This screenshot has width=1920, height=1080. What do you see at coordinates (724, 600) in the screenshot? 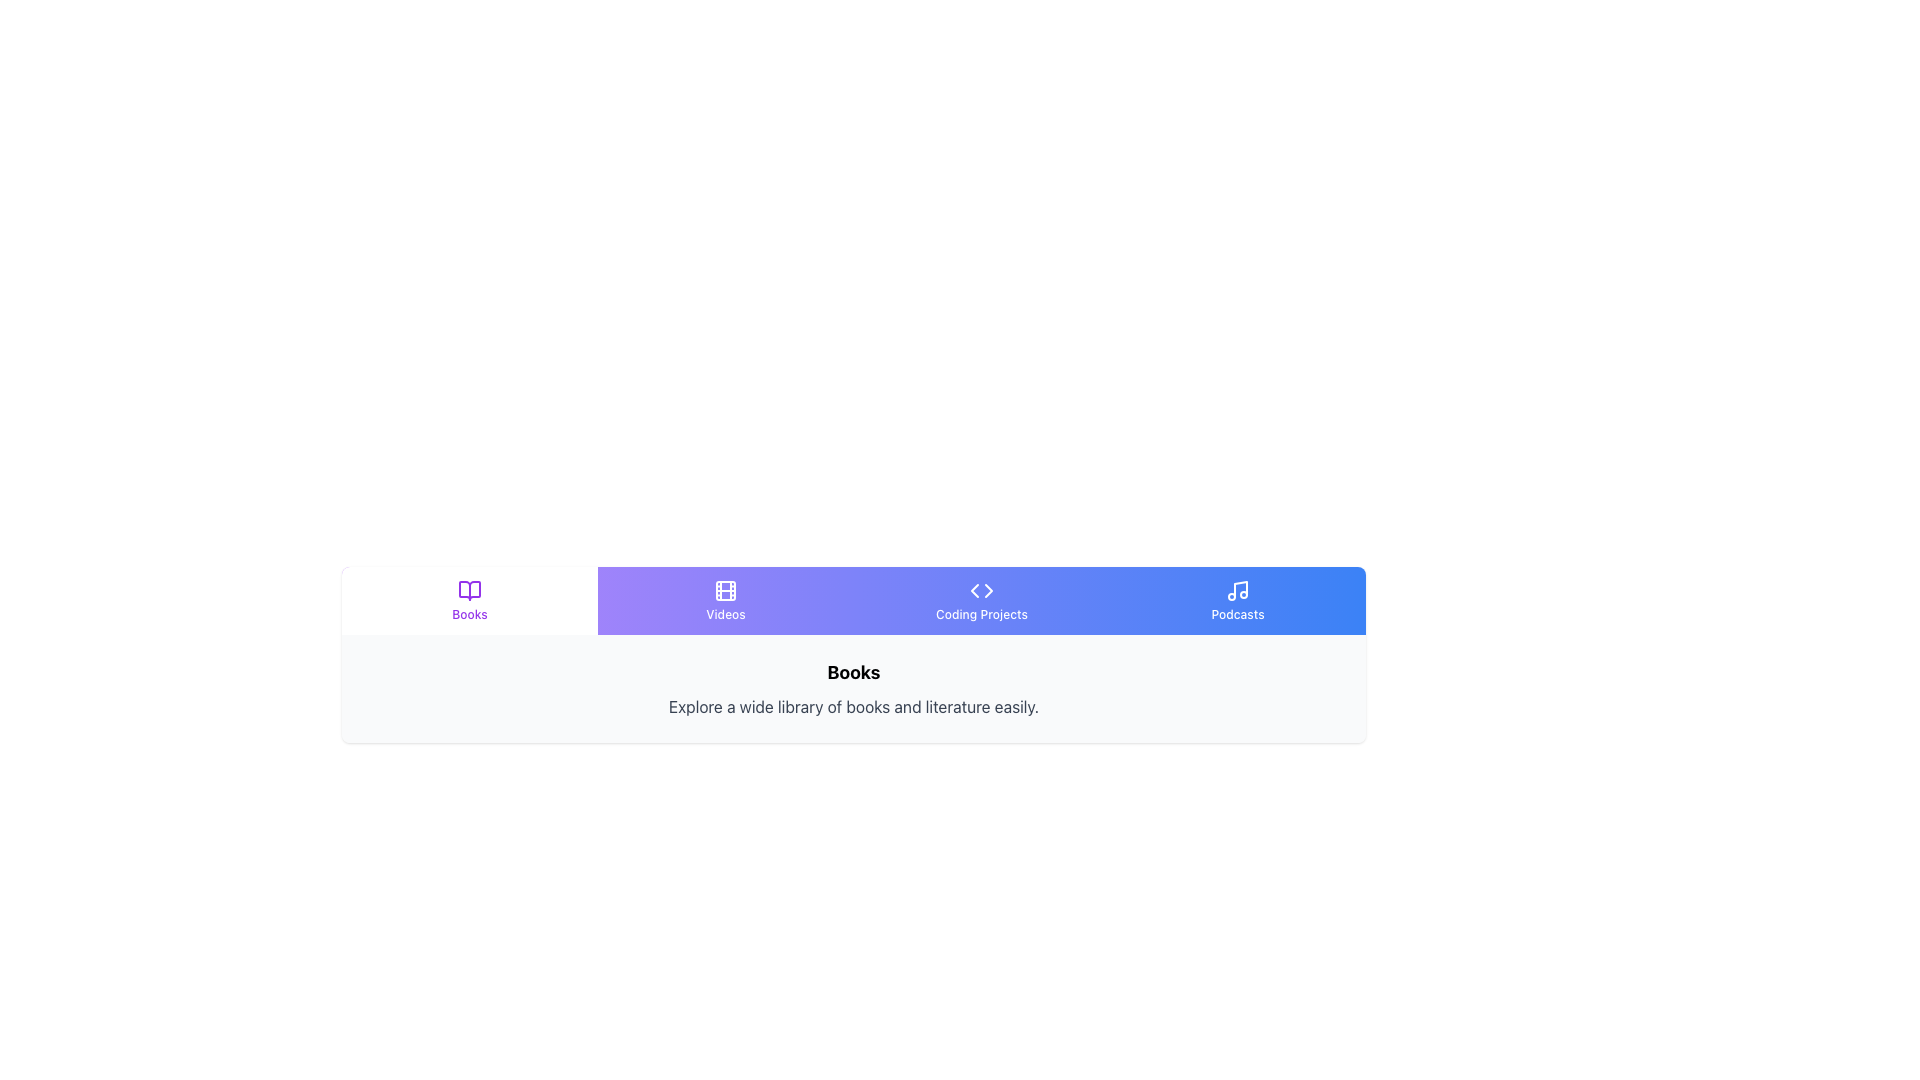
I see `the second tab in the horizontal navigation menu, which is located between the 'Books' tab and the 'Coding Projects' tab` at bounding box center [724, 600].